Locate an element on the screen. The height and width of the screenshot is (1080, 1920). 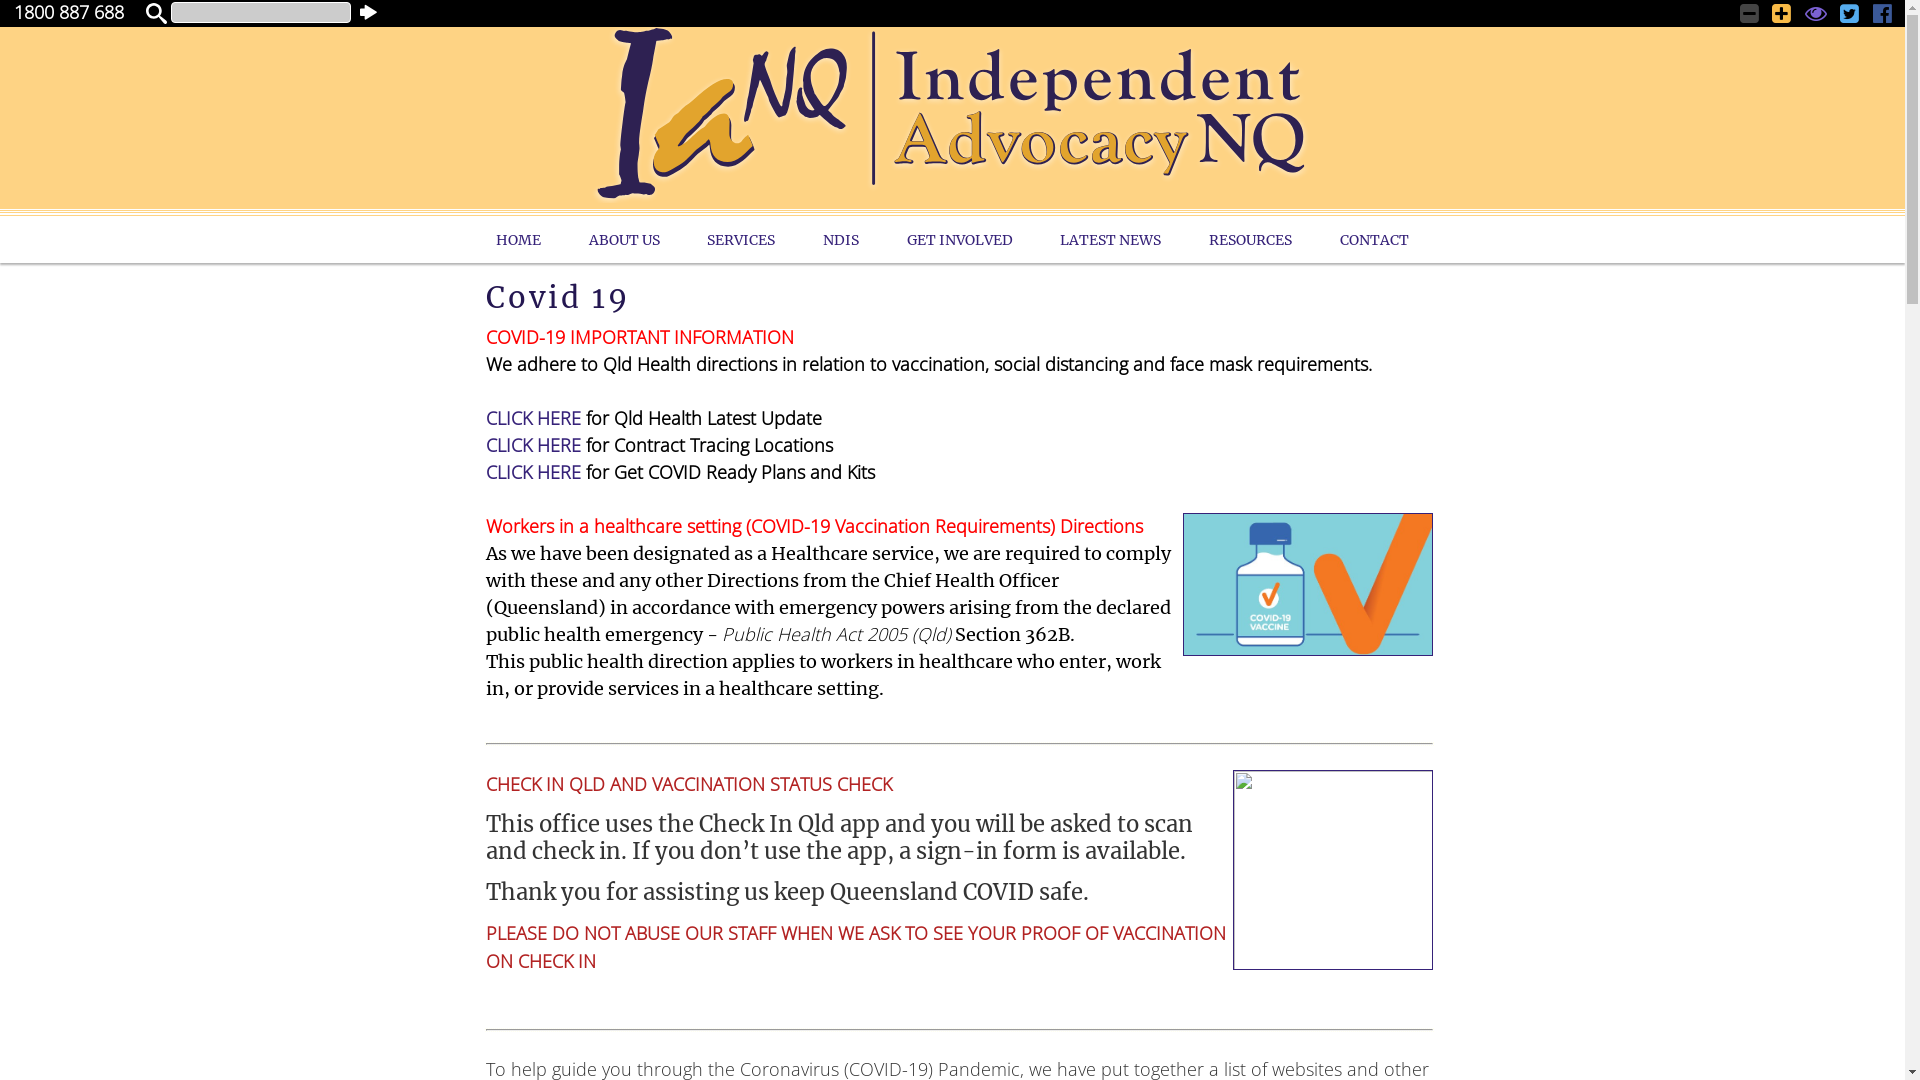
'SERVICES' is located at coordinates (700, 238).